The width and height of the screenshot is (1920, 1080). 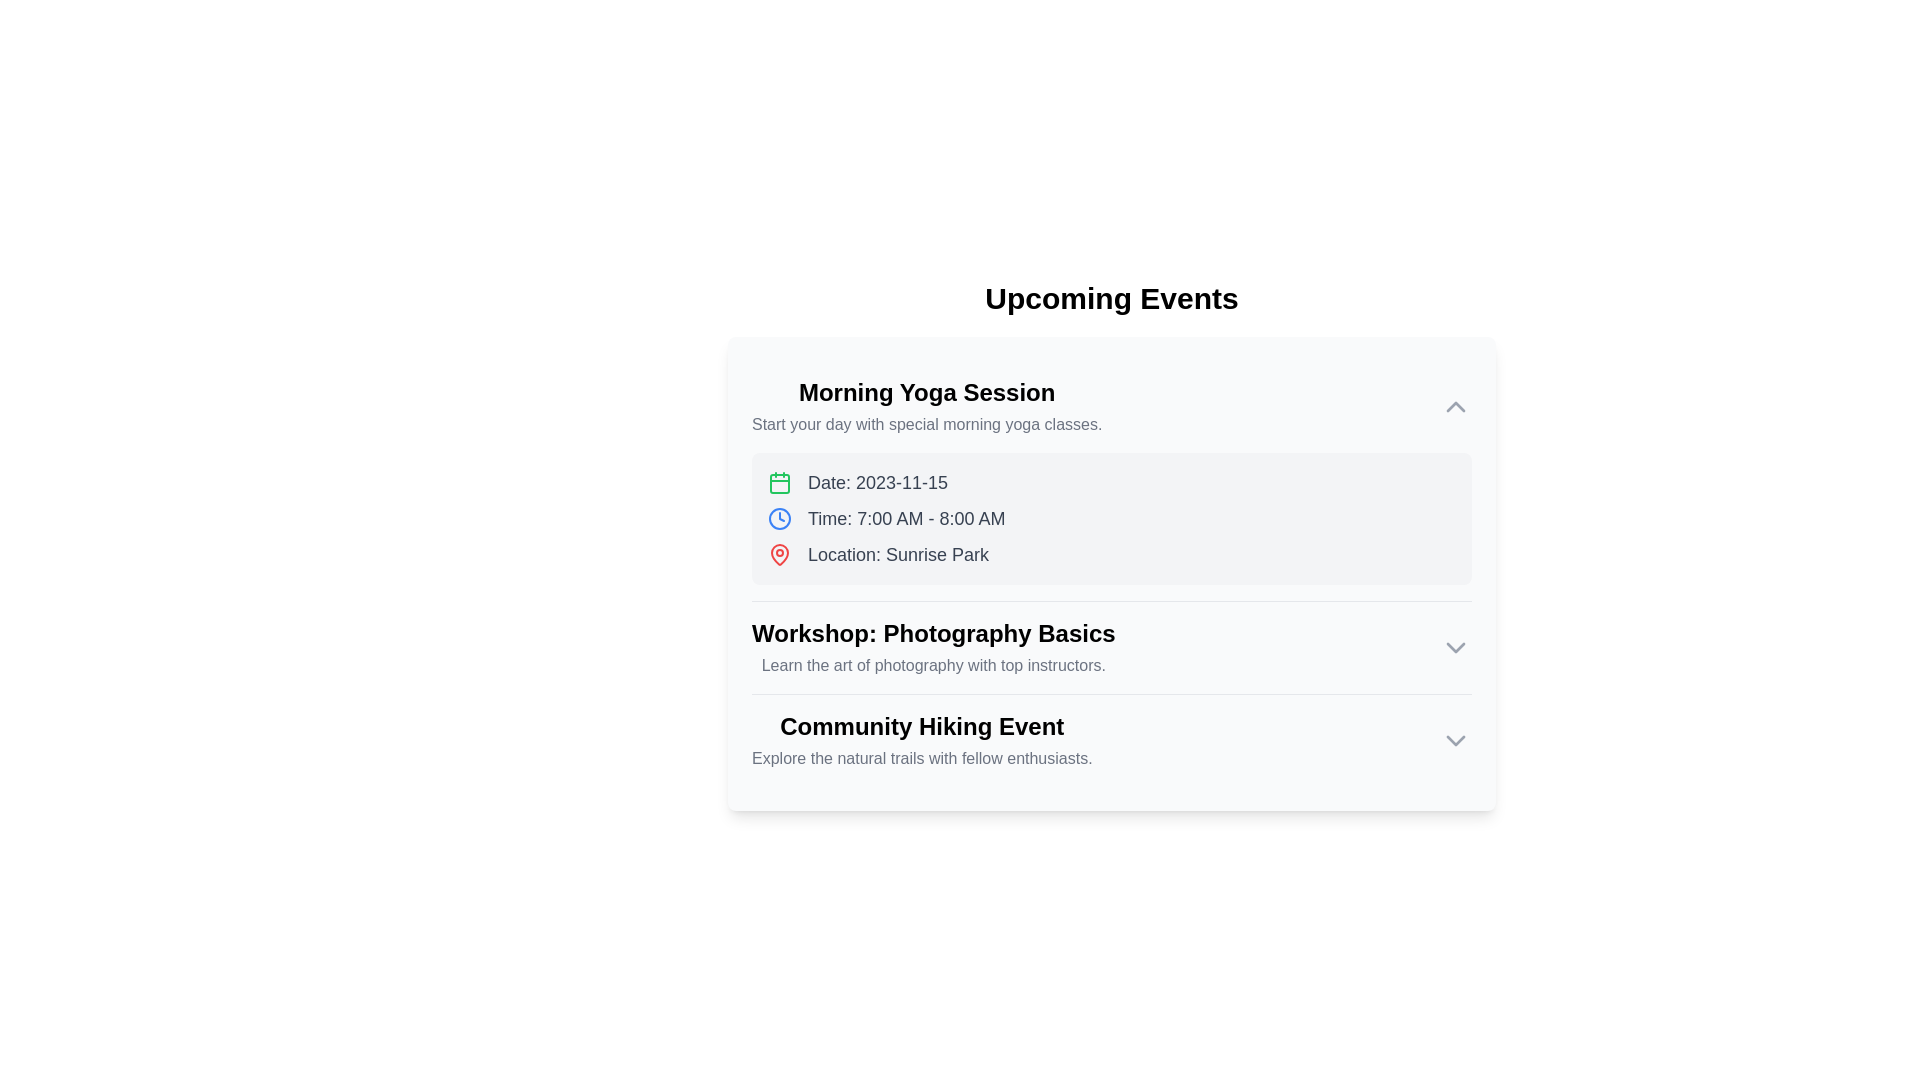 What do you see at coordinates (921, 759) in the screenshot?
I see `static text that provides additional details about the 'Community Hiking Event', located below the title in the third section of the 'Upcoming Events' list` at bounding box center [921, 759].